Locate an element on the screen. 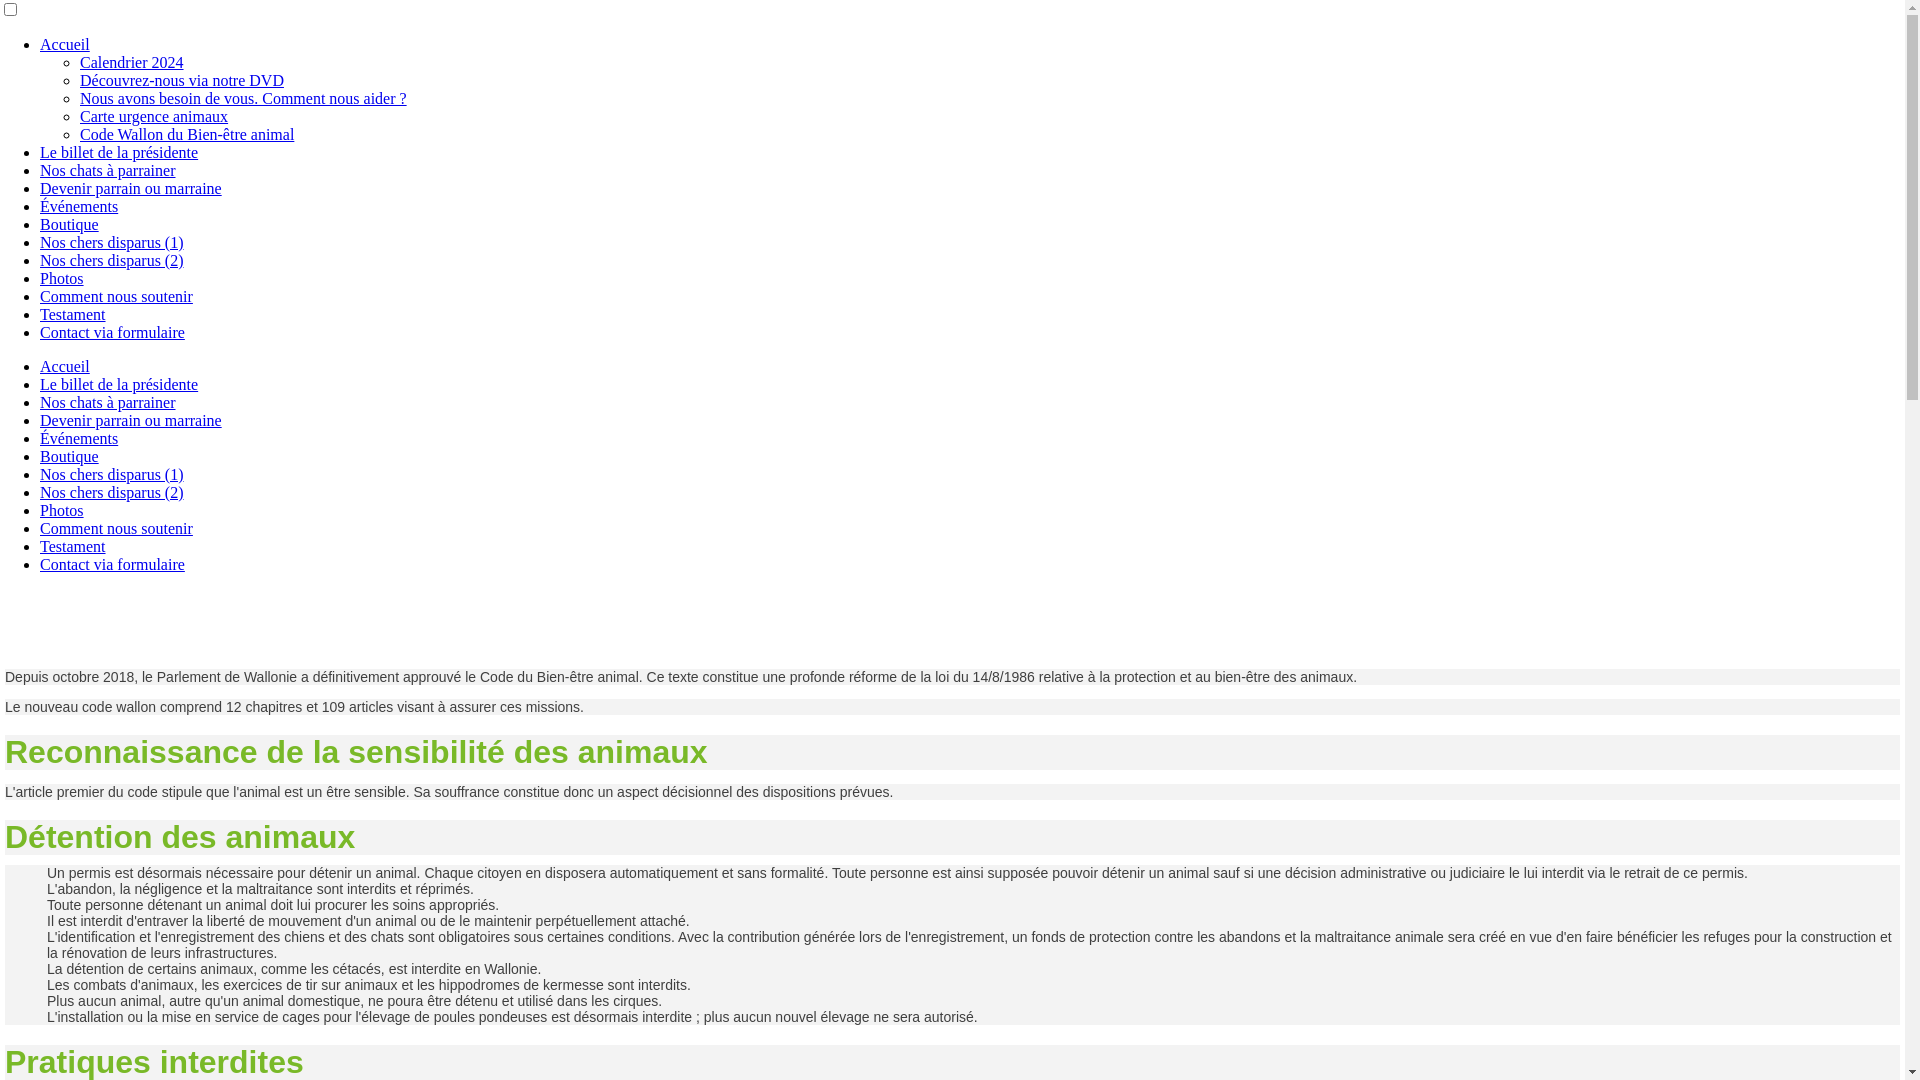  'Carte urgence animaux' is located at coordinates (152, 116).